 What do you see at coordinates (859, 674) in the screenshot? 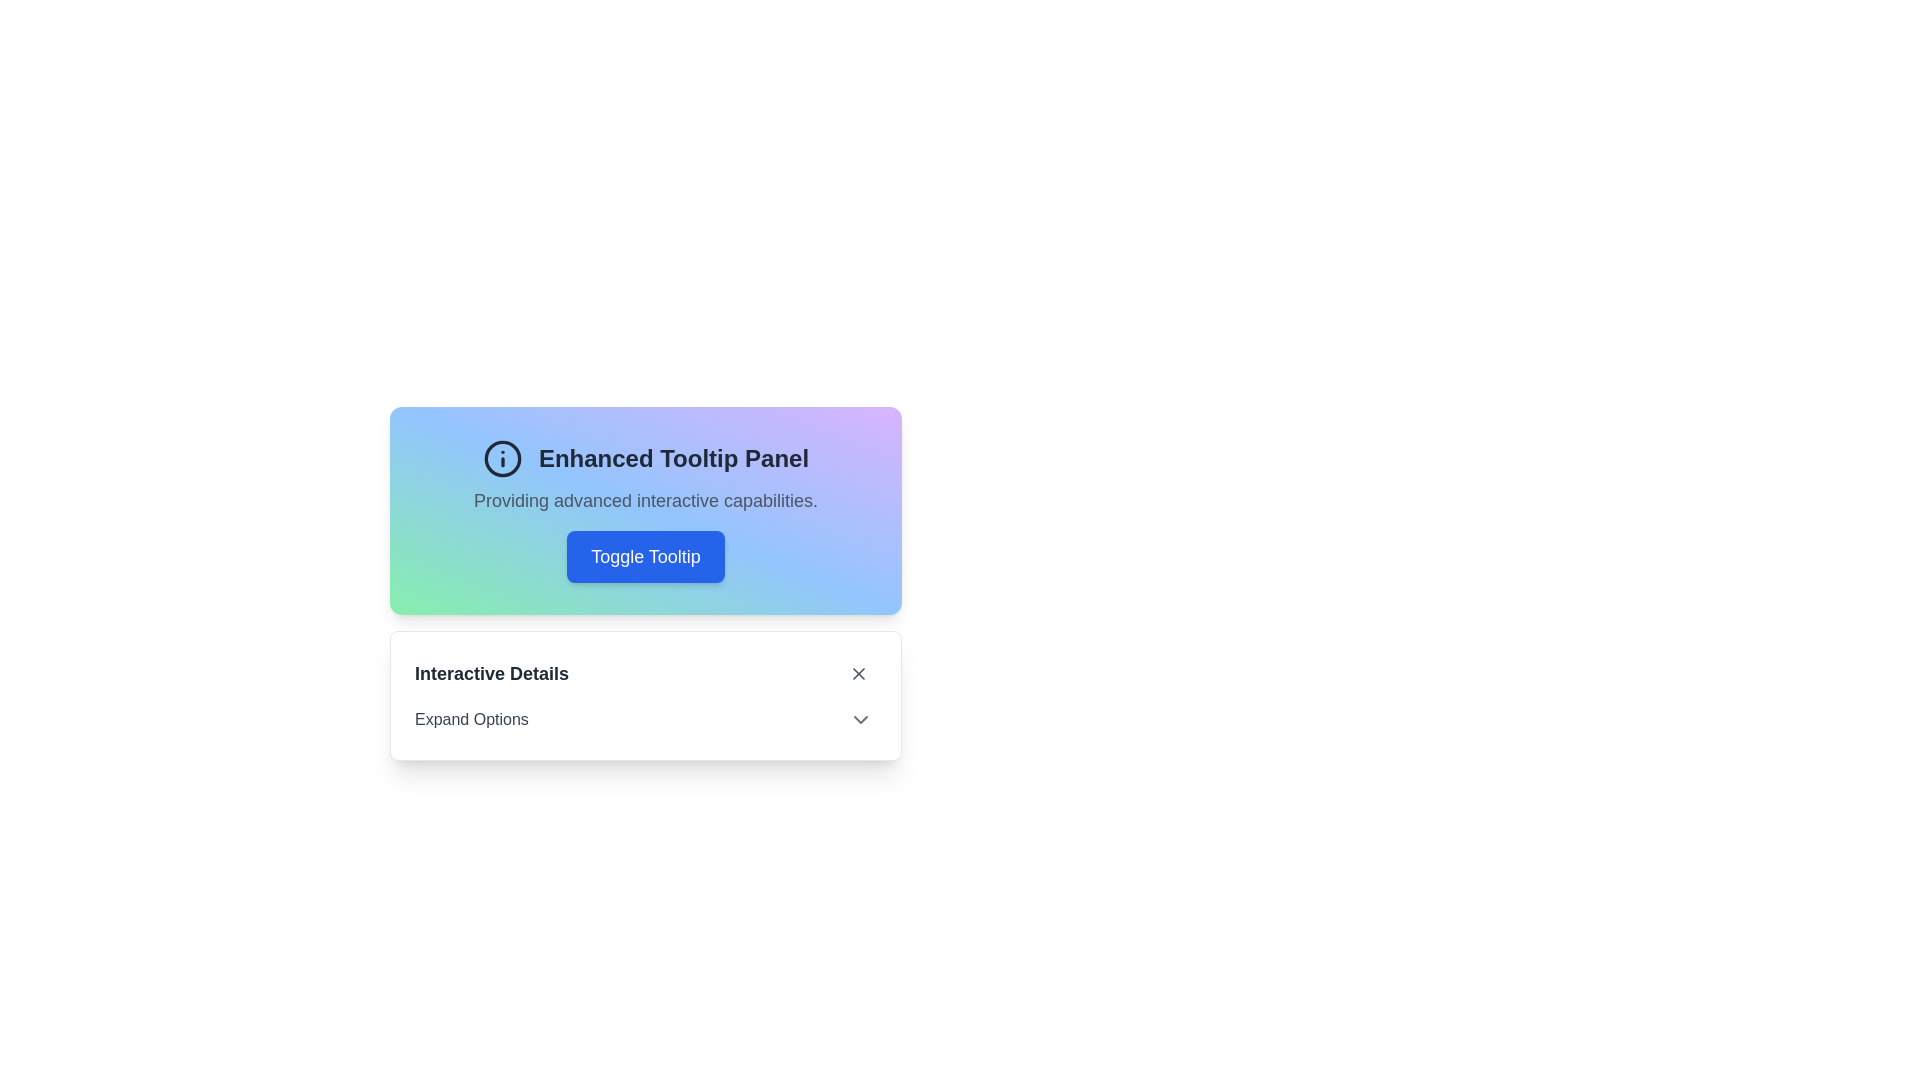
I see `the Close button with an 'X' icon located in the top-right corner of the 'Interactive Details' section` at bounding box center [859, 674].